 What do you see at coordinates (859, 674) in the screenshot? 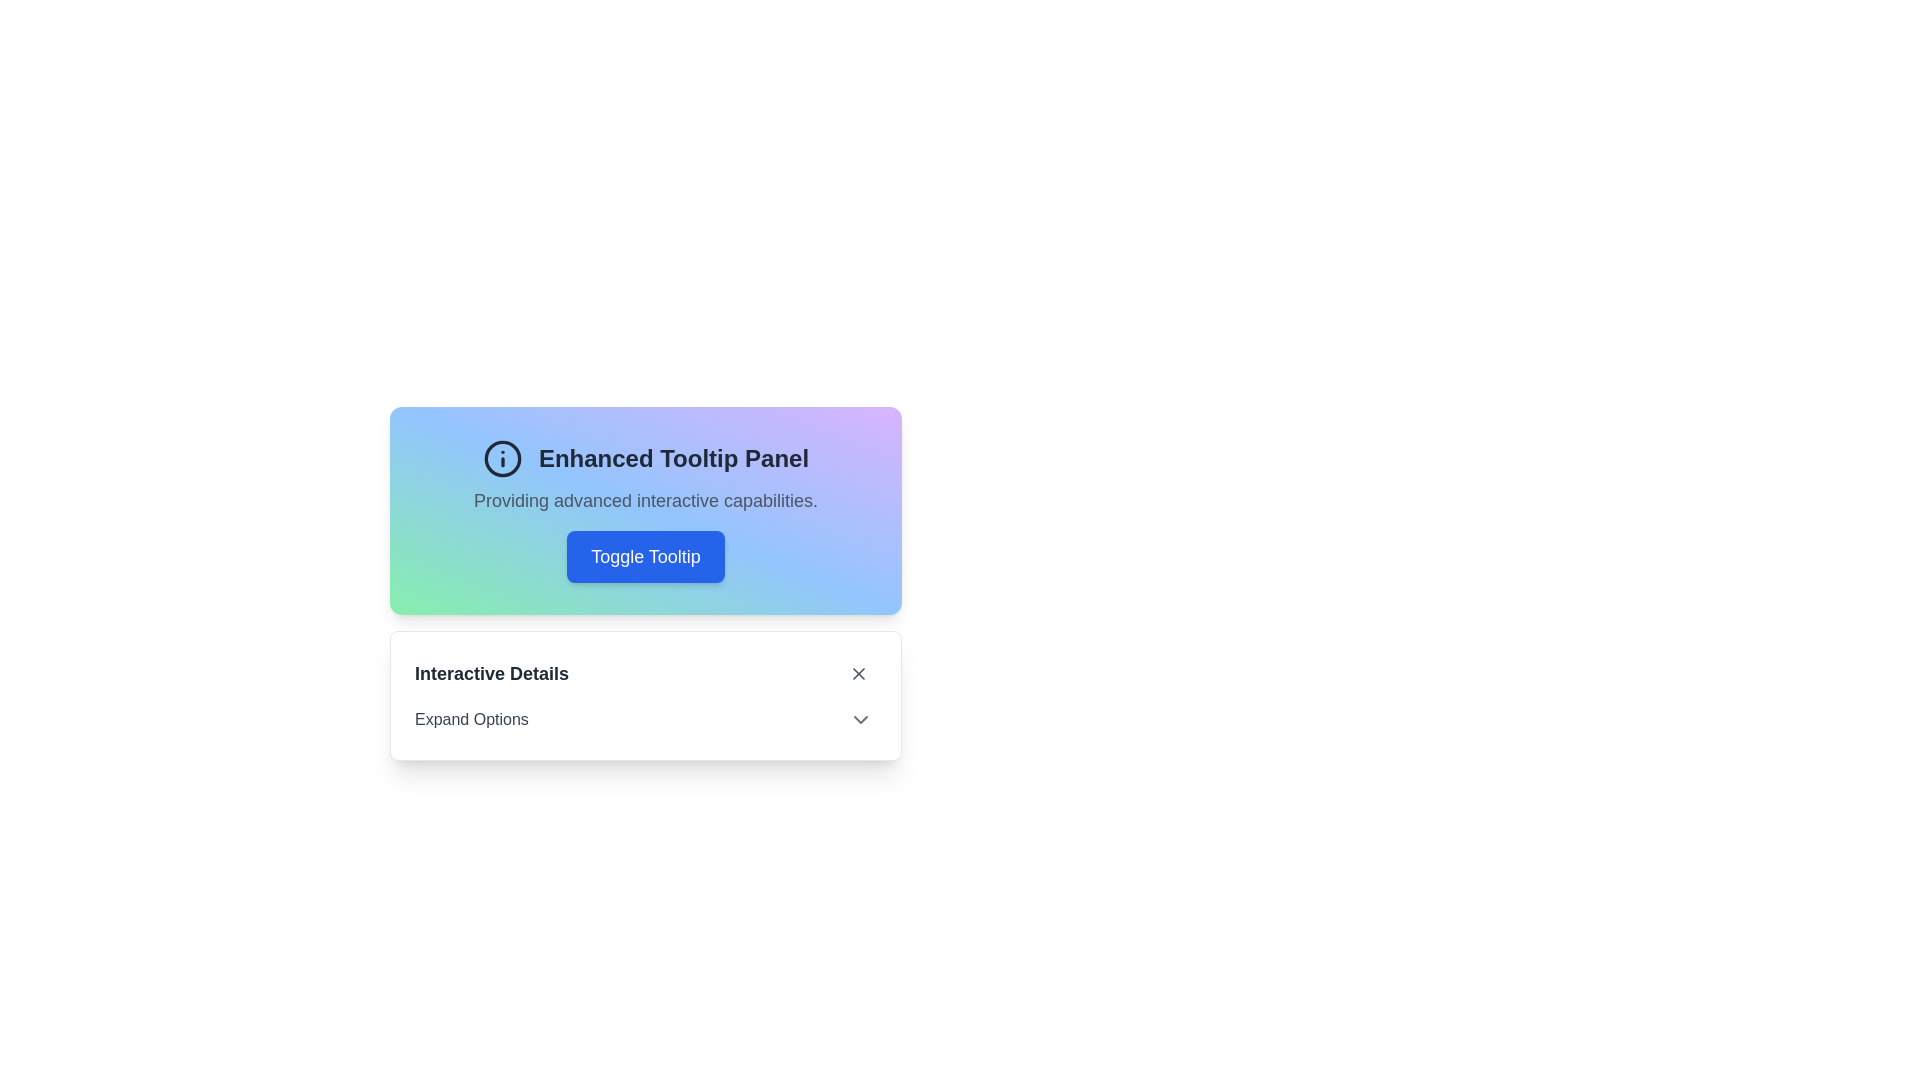
I see `the Close button with an 'X' icon located in the top-right corner of the 'Interactive Details' section` at bounding box center [859, 674].